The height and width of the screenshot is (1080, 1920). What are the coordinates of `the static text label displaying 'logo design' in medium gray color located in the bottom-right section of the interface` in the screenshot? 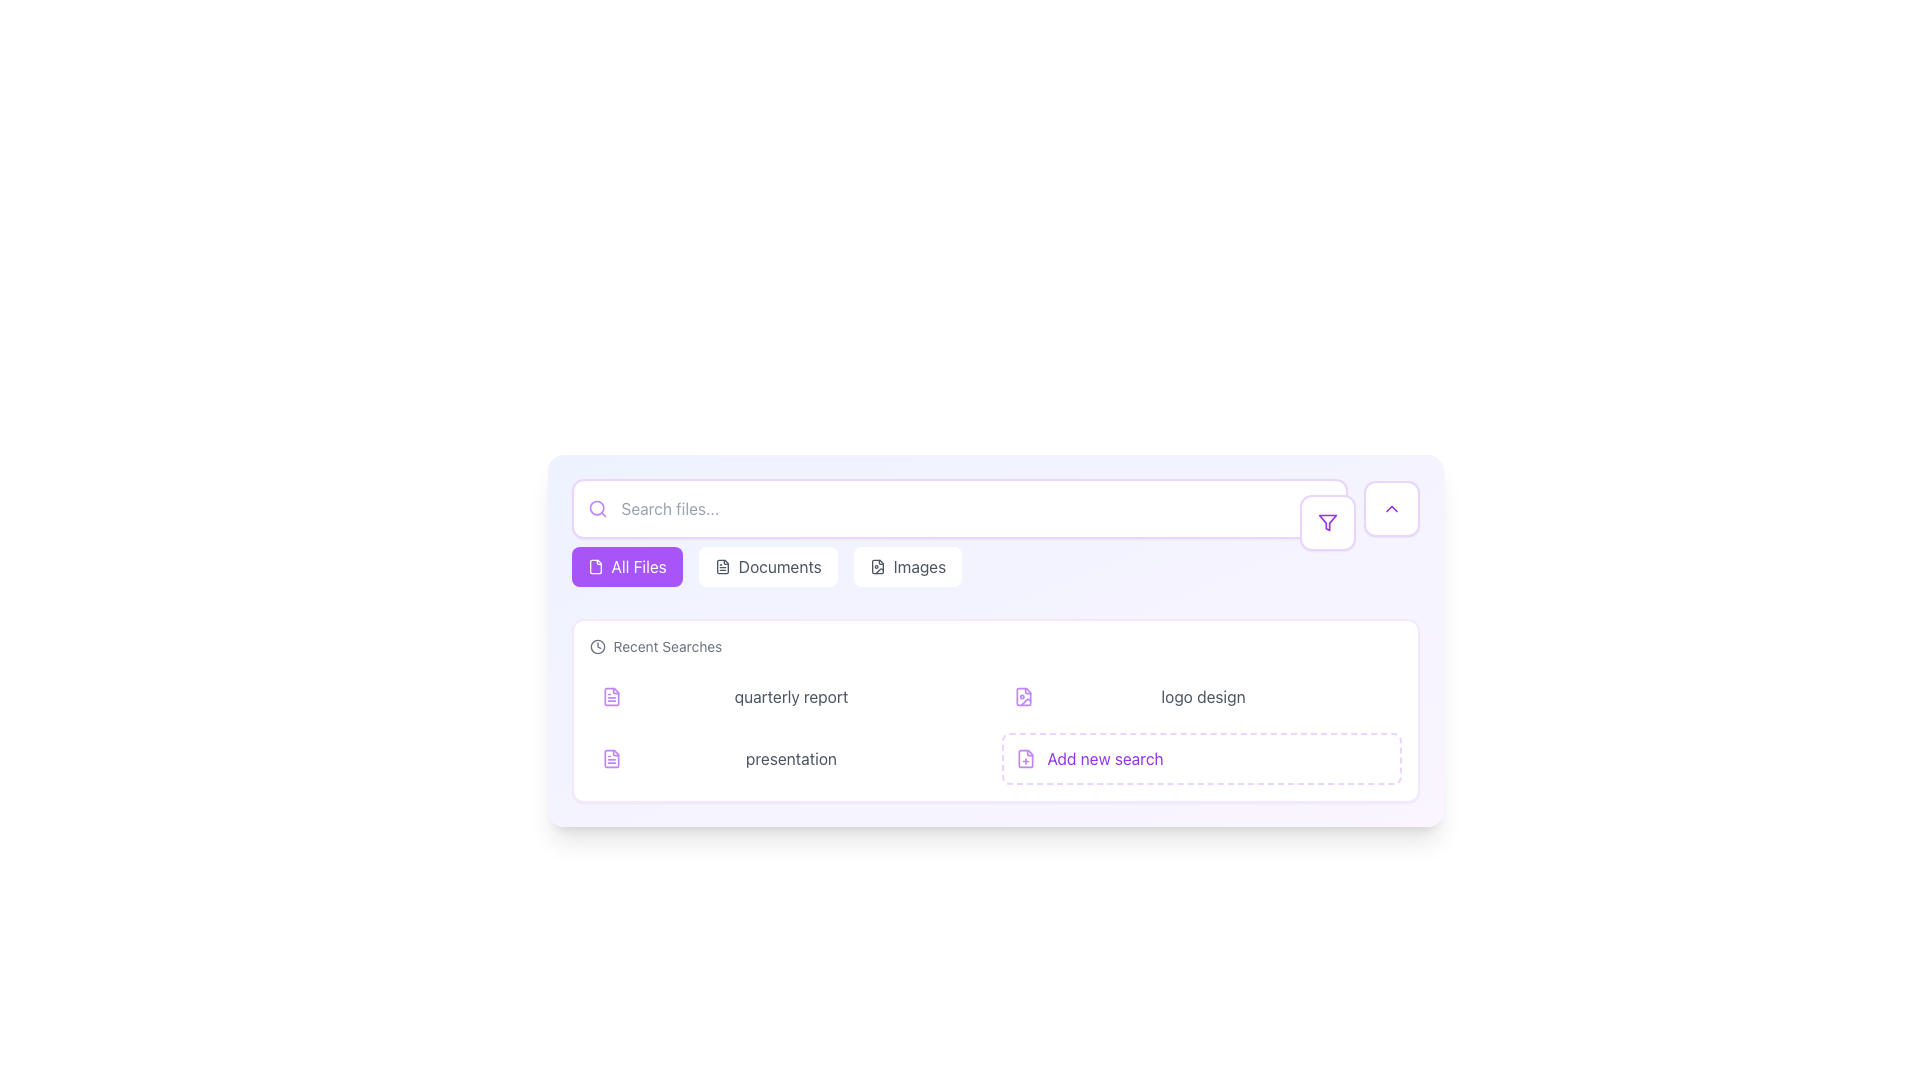 It's located at (1202, 696).